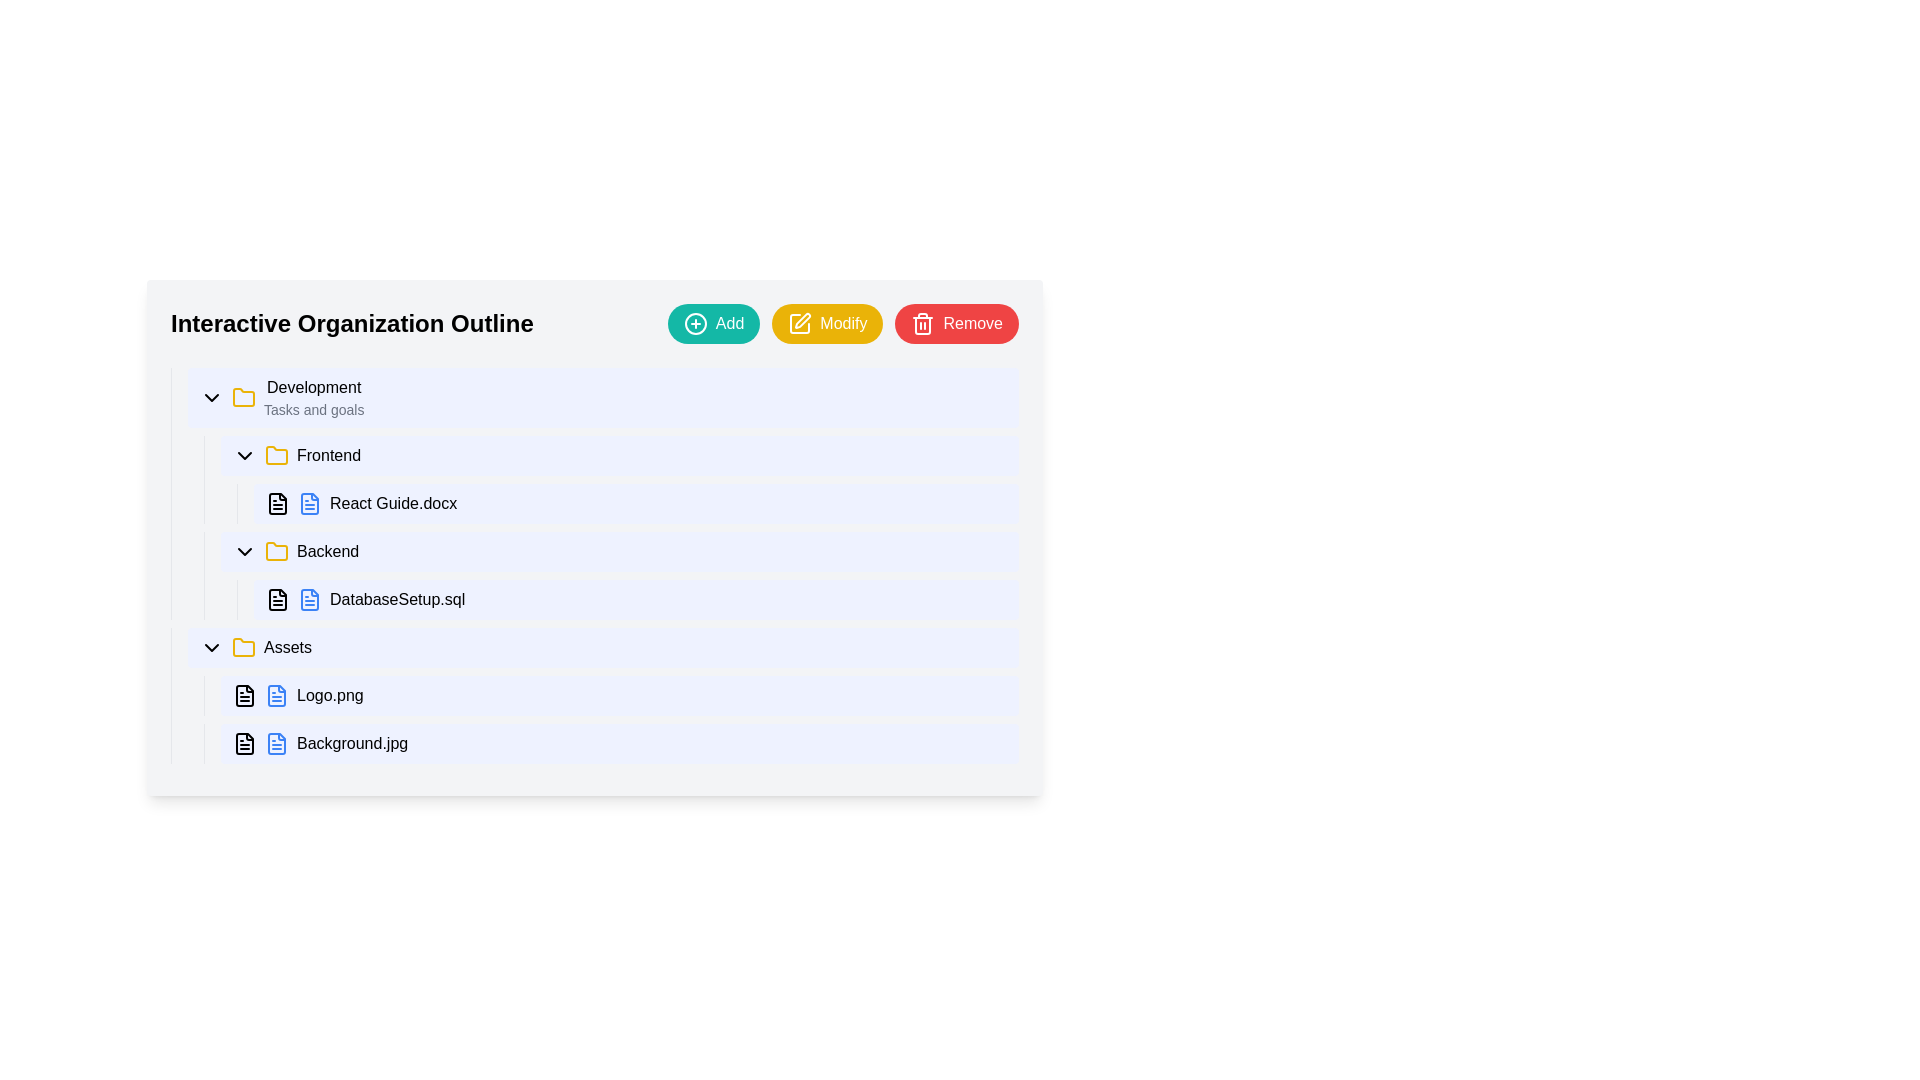 The width and height of the screenshot is (1920, 1080). I want to click on the 'Frontend' folder text label, which is styled in bold or medium font and located to the right of a yellow folder icon in the Development section of the expandable folder list, so click(329, 455).